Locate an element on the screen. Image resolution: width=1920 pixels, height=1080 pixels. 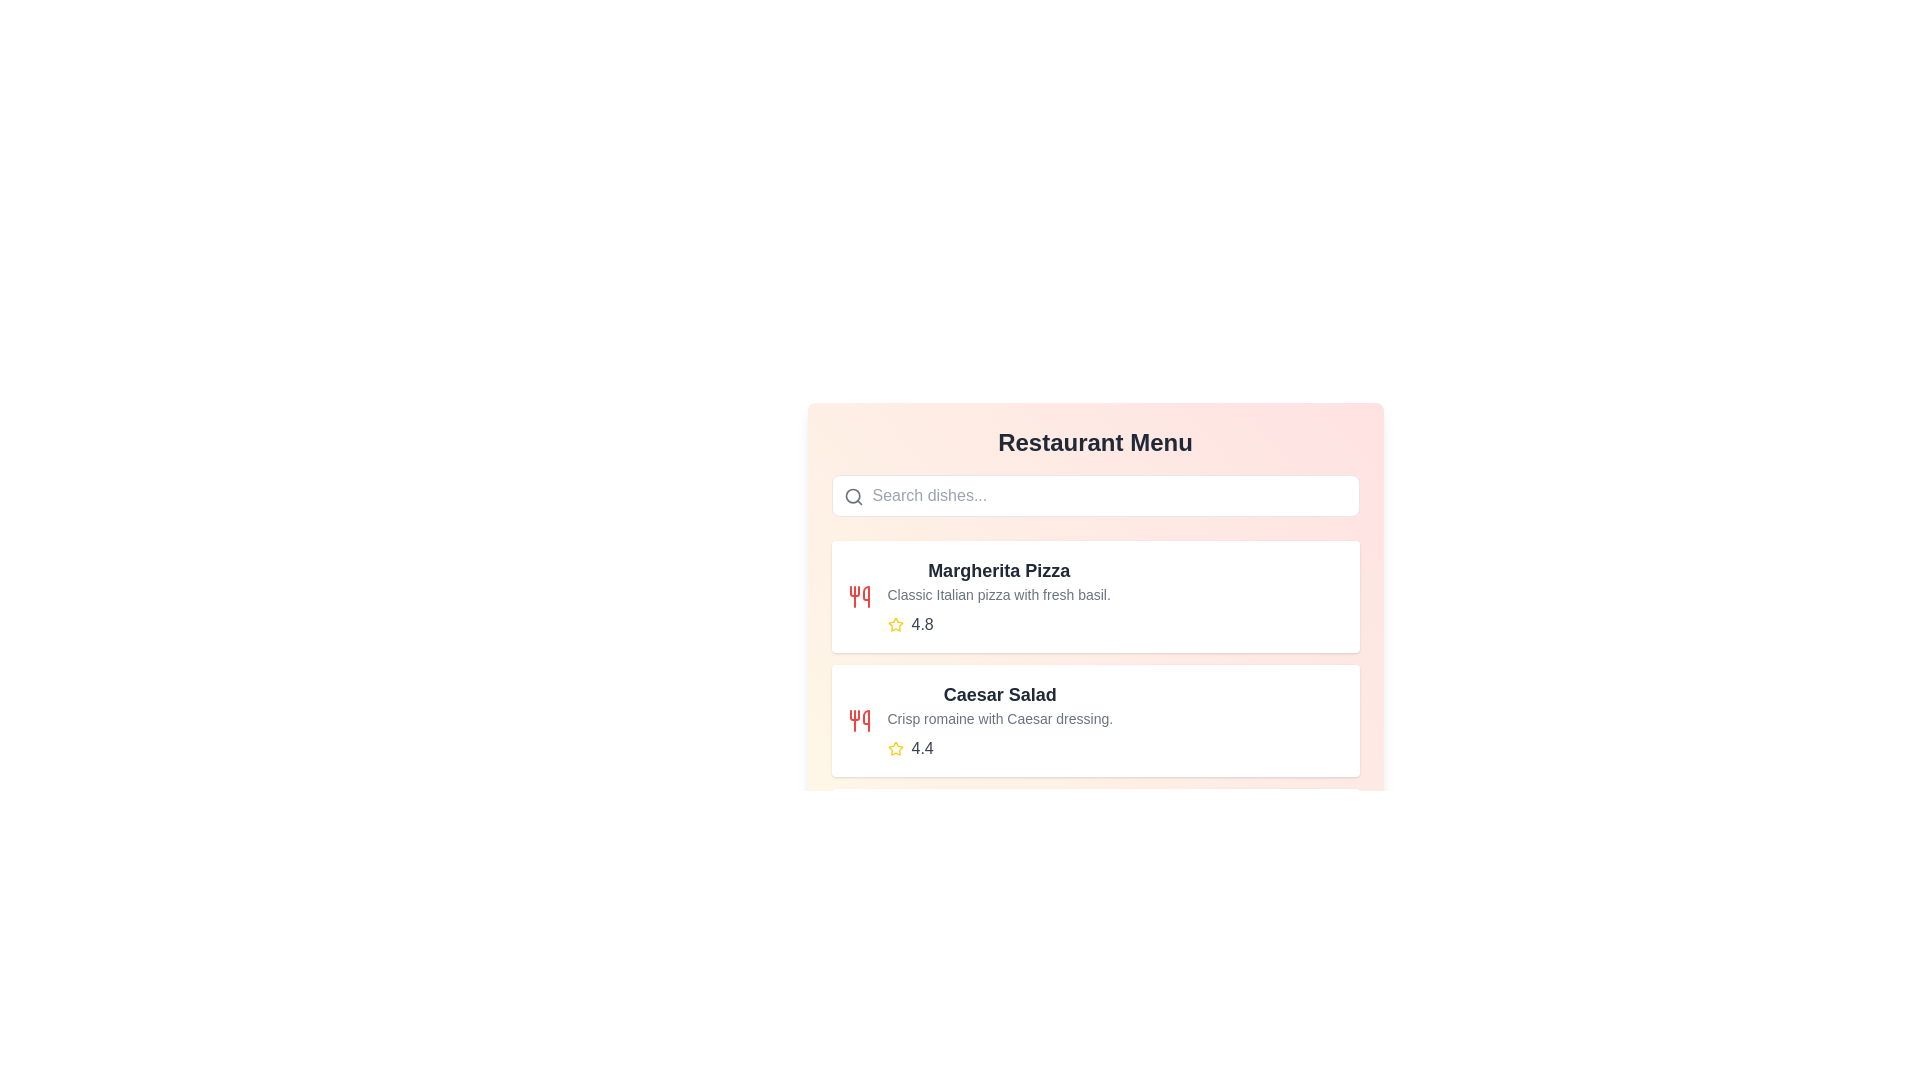
the text label that provides a description of the dish, which states 'Crisp romaine with Caesar dressing.', positioned below the title 'Caesar Salad' in the menu items section is located at coordinates (1000, 717).